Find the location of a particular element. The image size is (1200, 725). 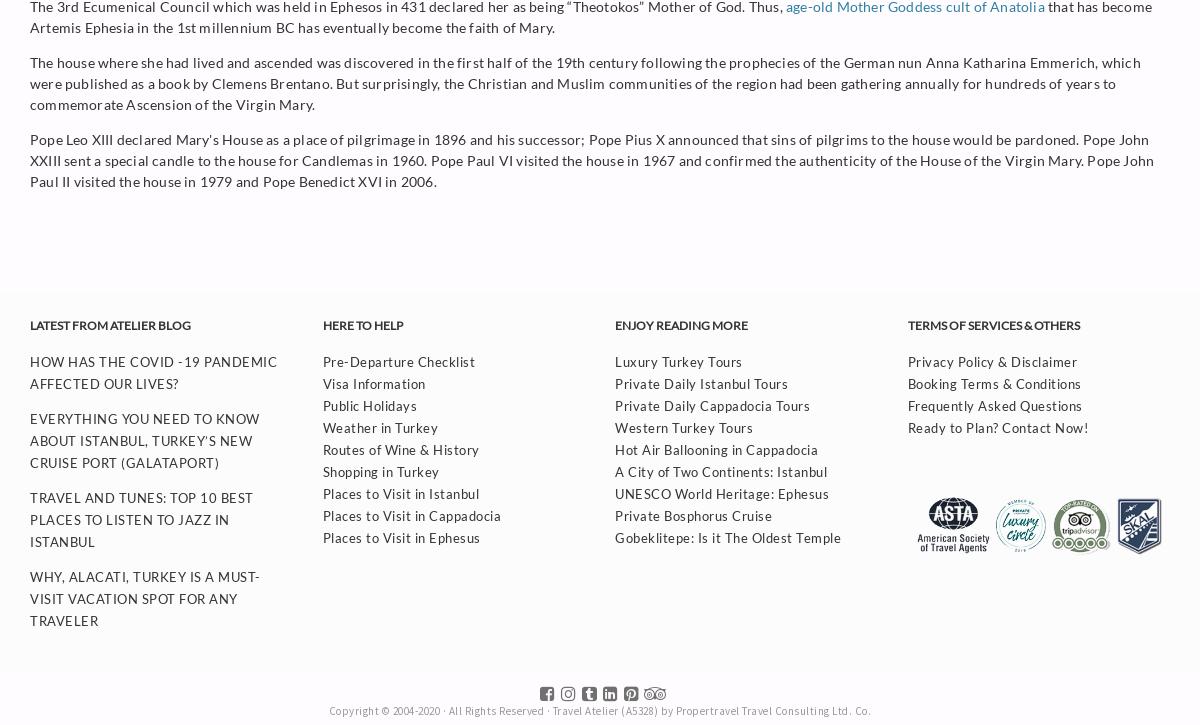

'TRAVEL AND TUNES: TOP 10 BEST PLACES TO LISTEN TO JAZZ IN ISTANBUL' is located at coordinates (141, 519).